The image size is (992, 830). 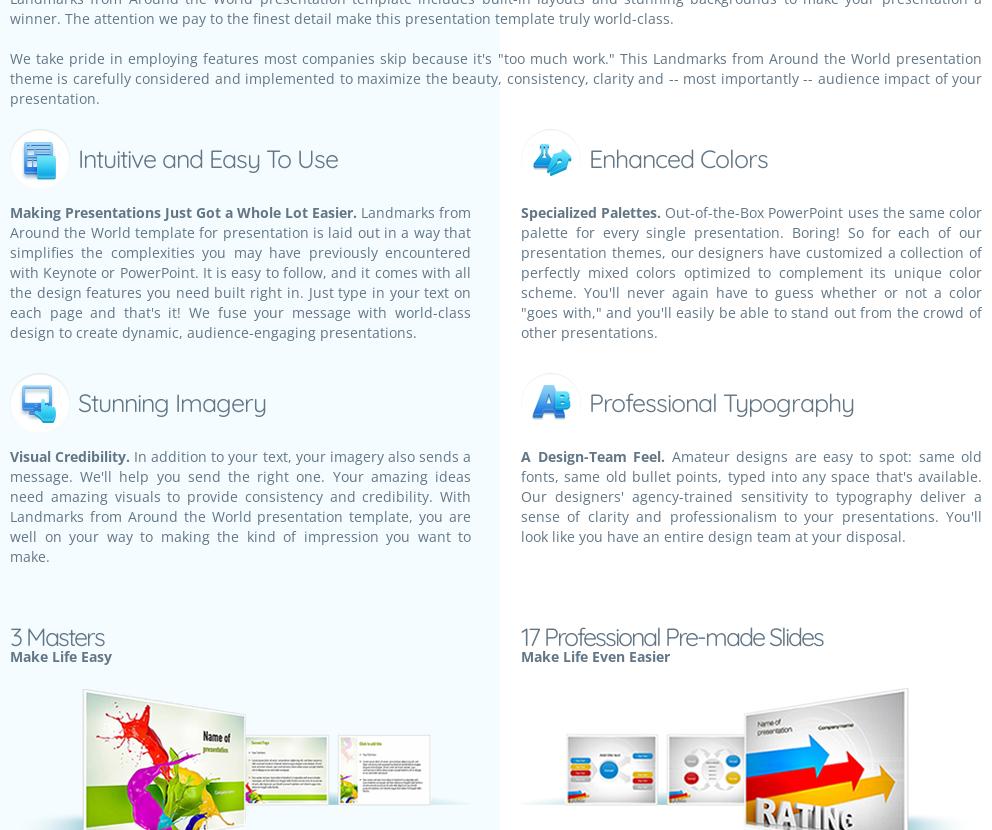 What do you see at coordinates (496, 77) in the screenshot?
I see `'We take pride in employing features most companies skip because it's "too much work." This Landmarks from Around the World presentation theme is carefully considered and implemented to maximize the beauty, consistency, clarity and -- most importantly -- audience impact of your presentation.'` at bounding box center [496, 77].